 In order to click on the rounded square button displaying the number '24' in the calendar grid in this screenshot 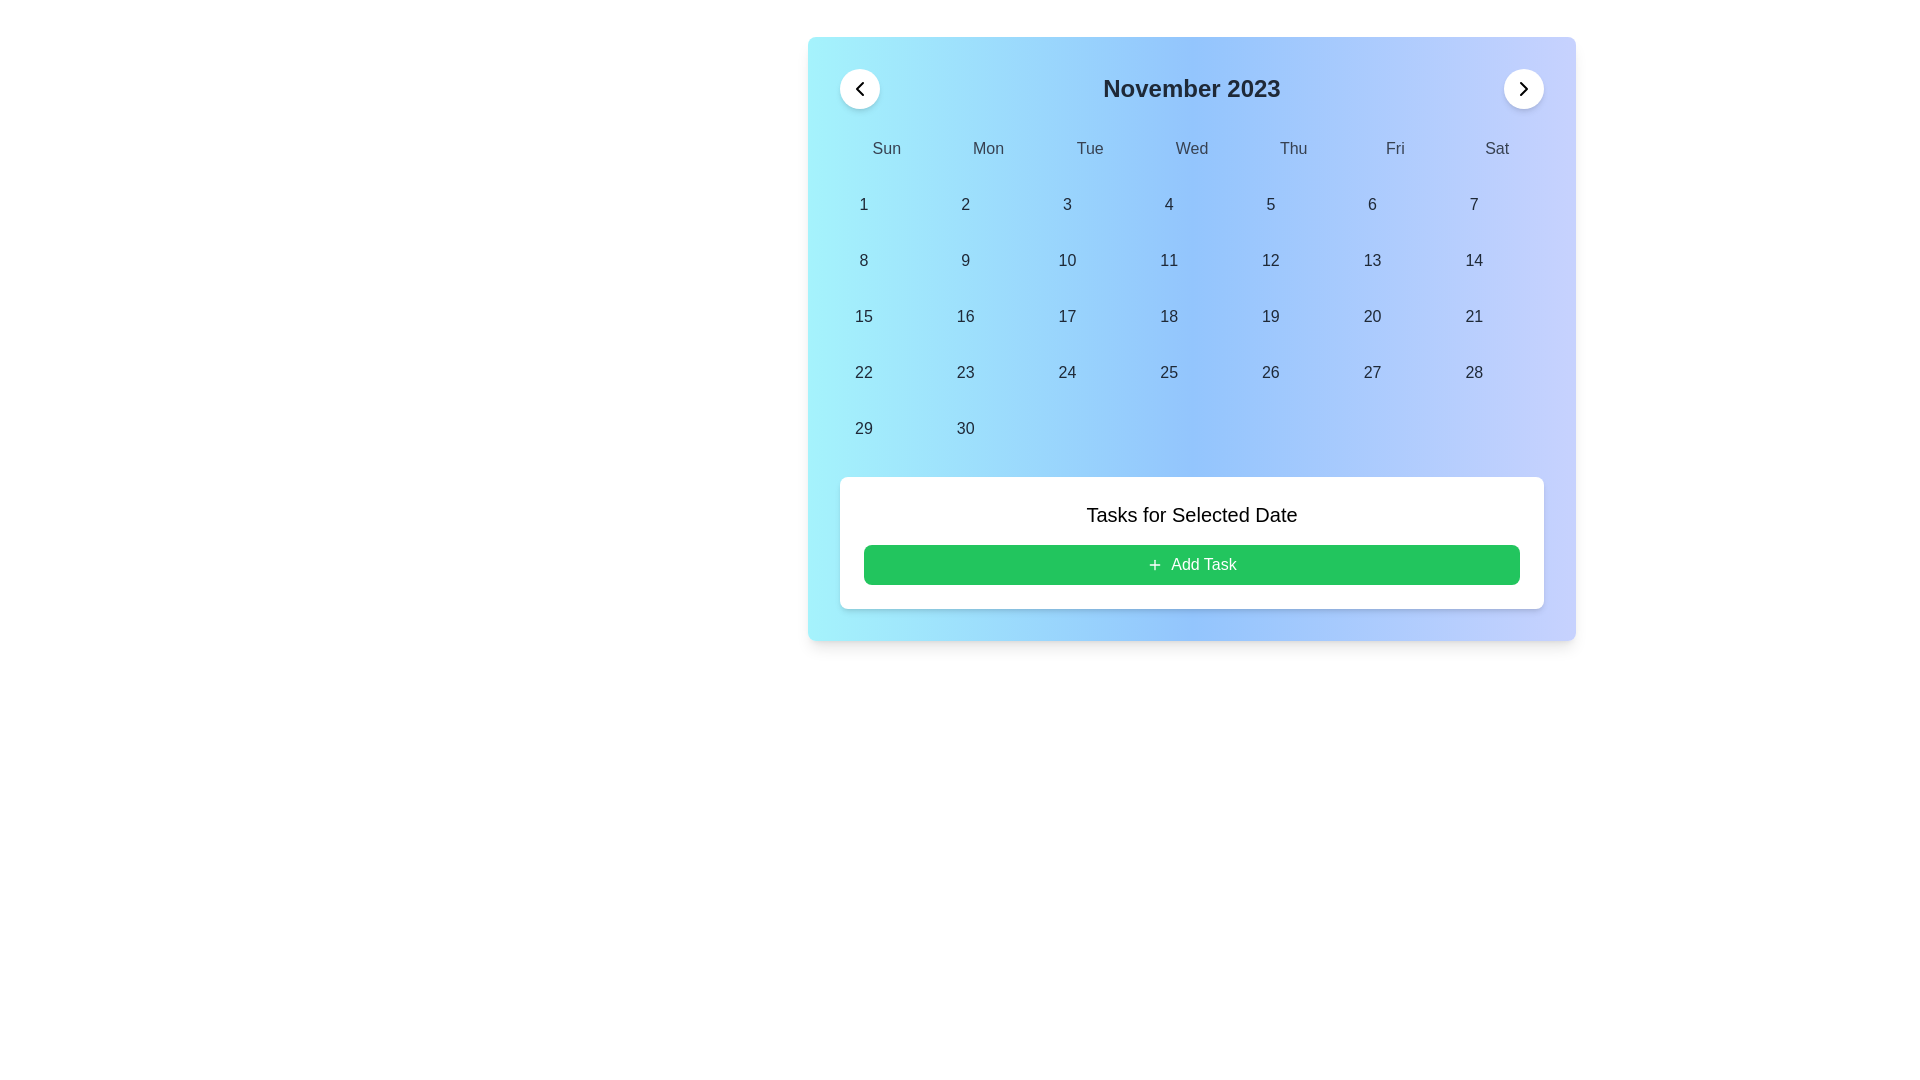, I will do `click(1066, 373)`.